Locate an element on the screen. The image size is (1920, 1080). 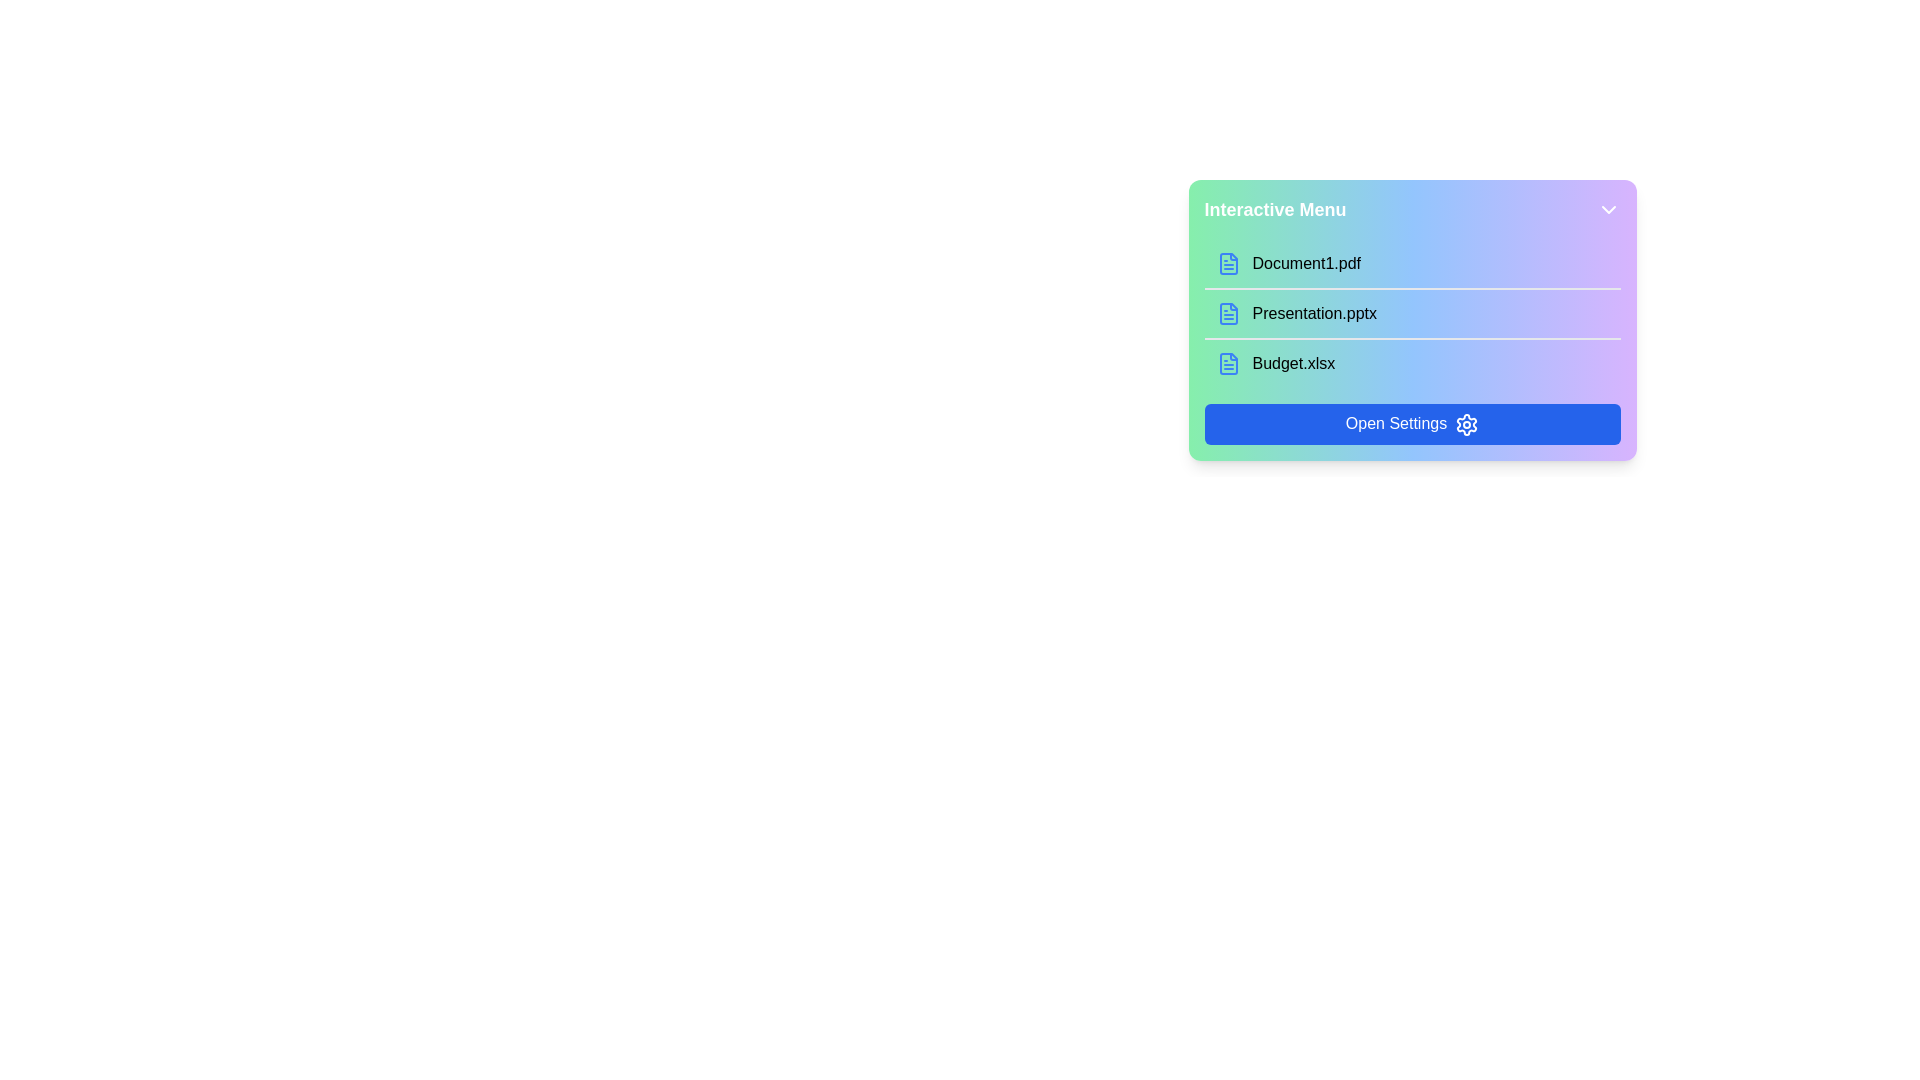
the second selectable file link for 'Presentation.pptx' in the 'Interactive Menu' is located at coordinates (1411, 315).